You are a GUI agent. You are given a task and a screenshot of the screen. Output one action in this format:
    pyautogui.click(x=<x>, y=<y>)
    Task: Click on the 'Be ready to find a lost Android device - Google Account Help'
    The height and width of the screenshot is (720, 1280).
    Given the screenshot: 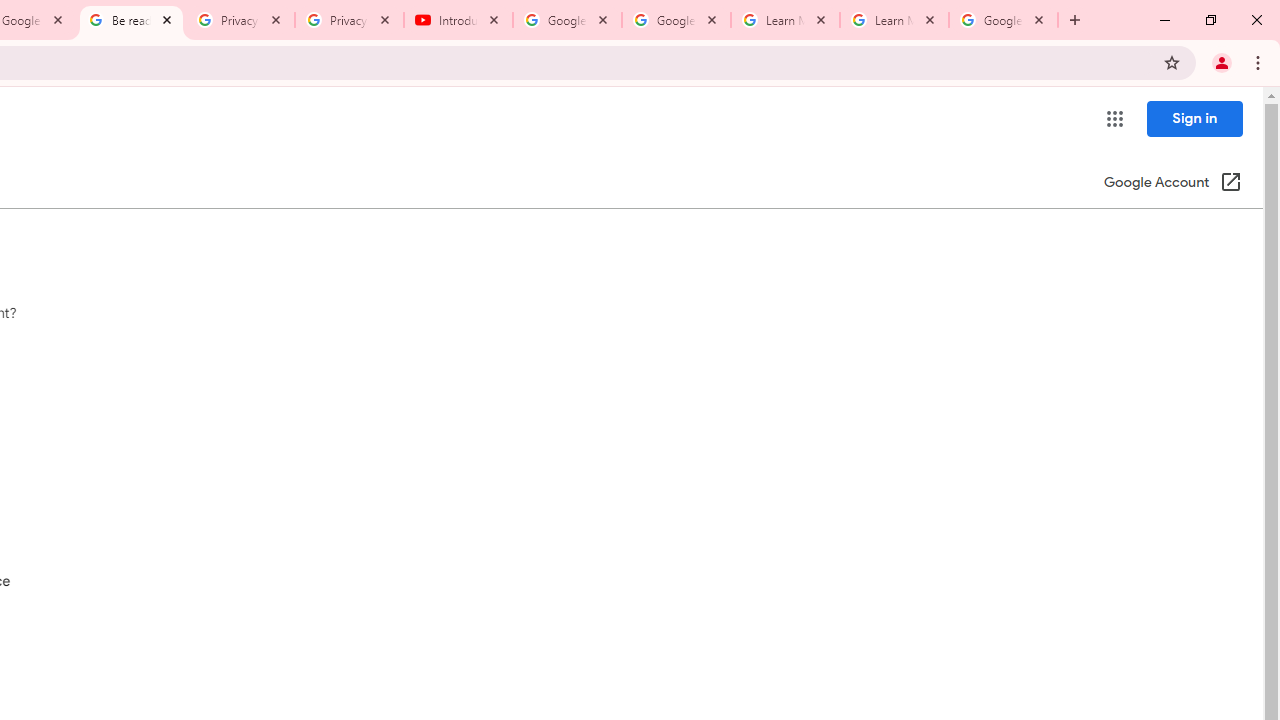 What is the action you would take?
    pyautogui.click(x=130, y=20)
    